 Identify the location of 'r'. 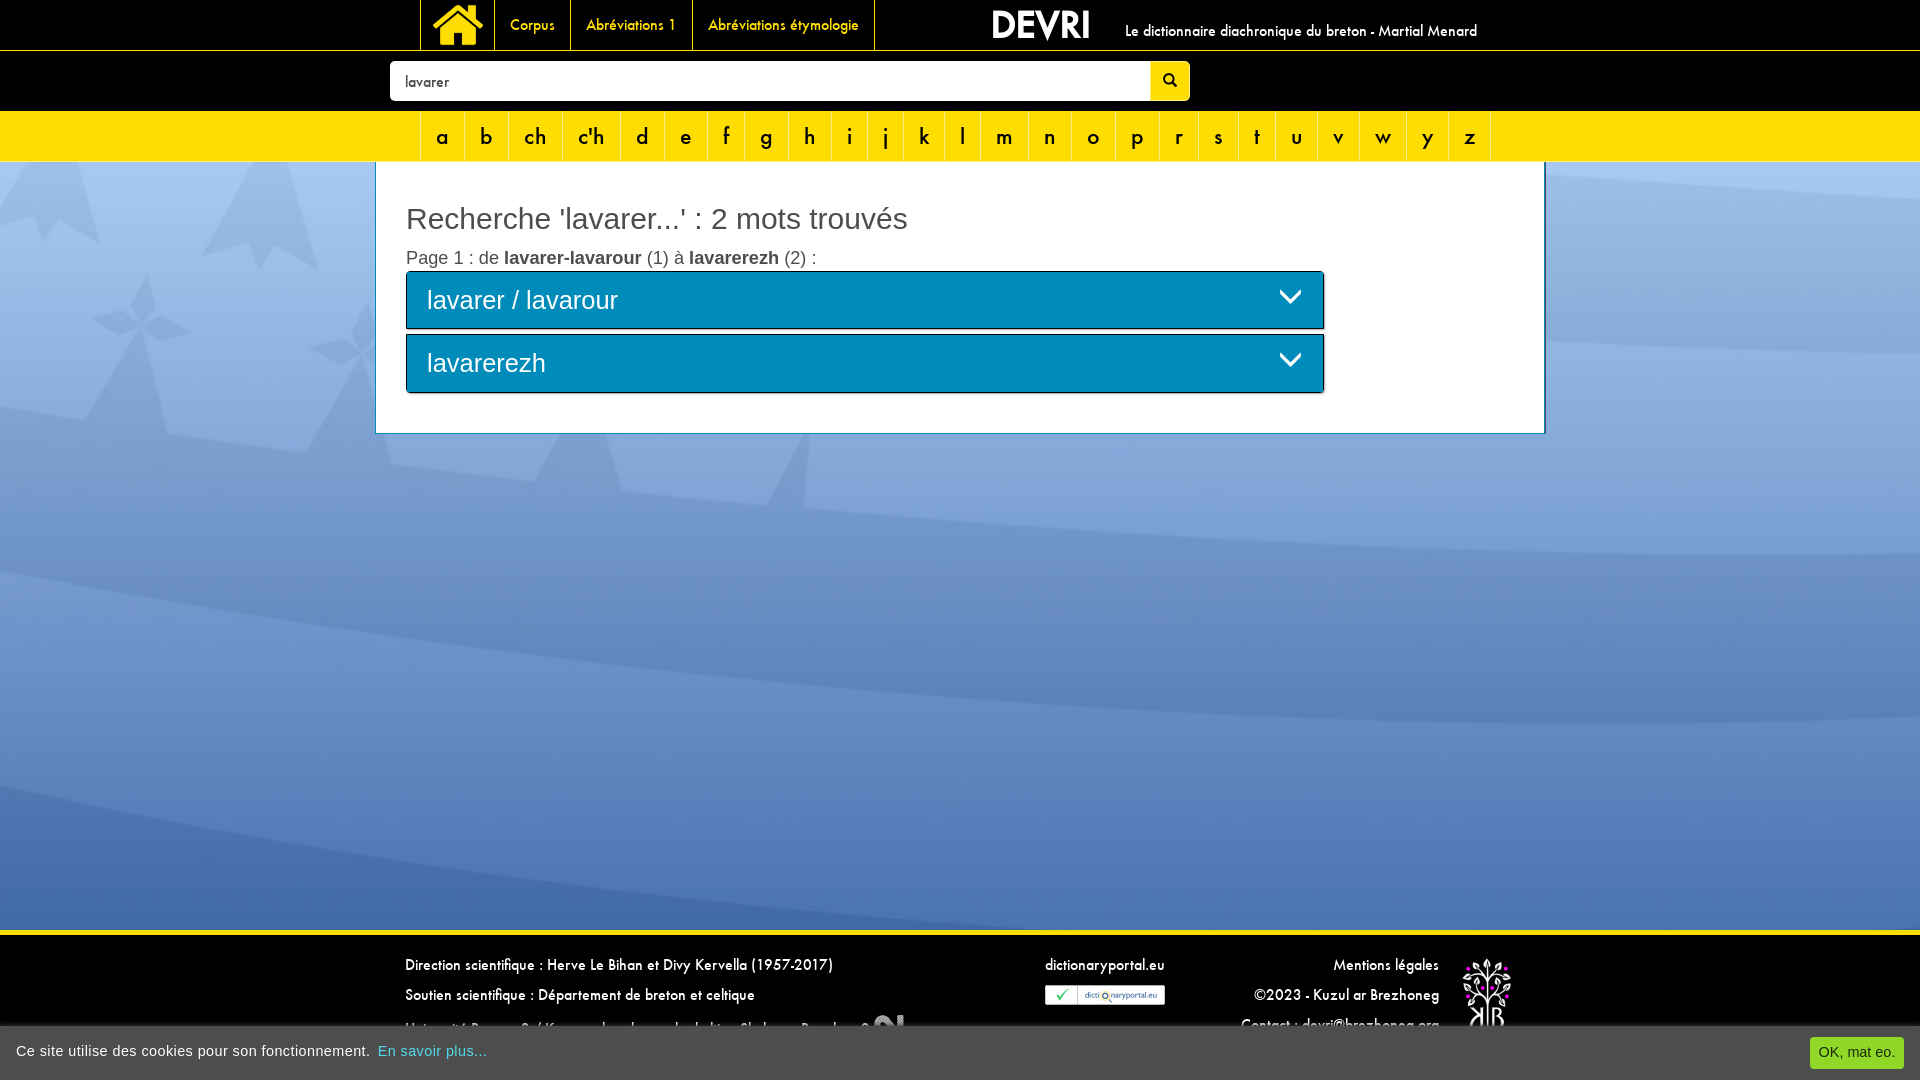
(1179, 135).